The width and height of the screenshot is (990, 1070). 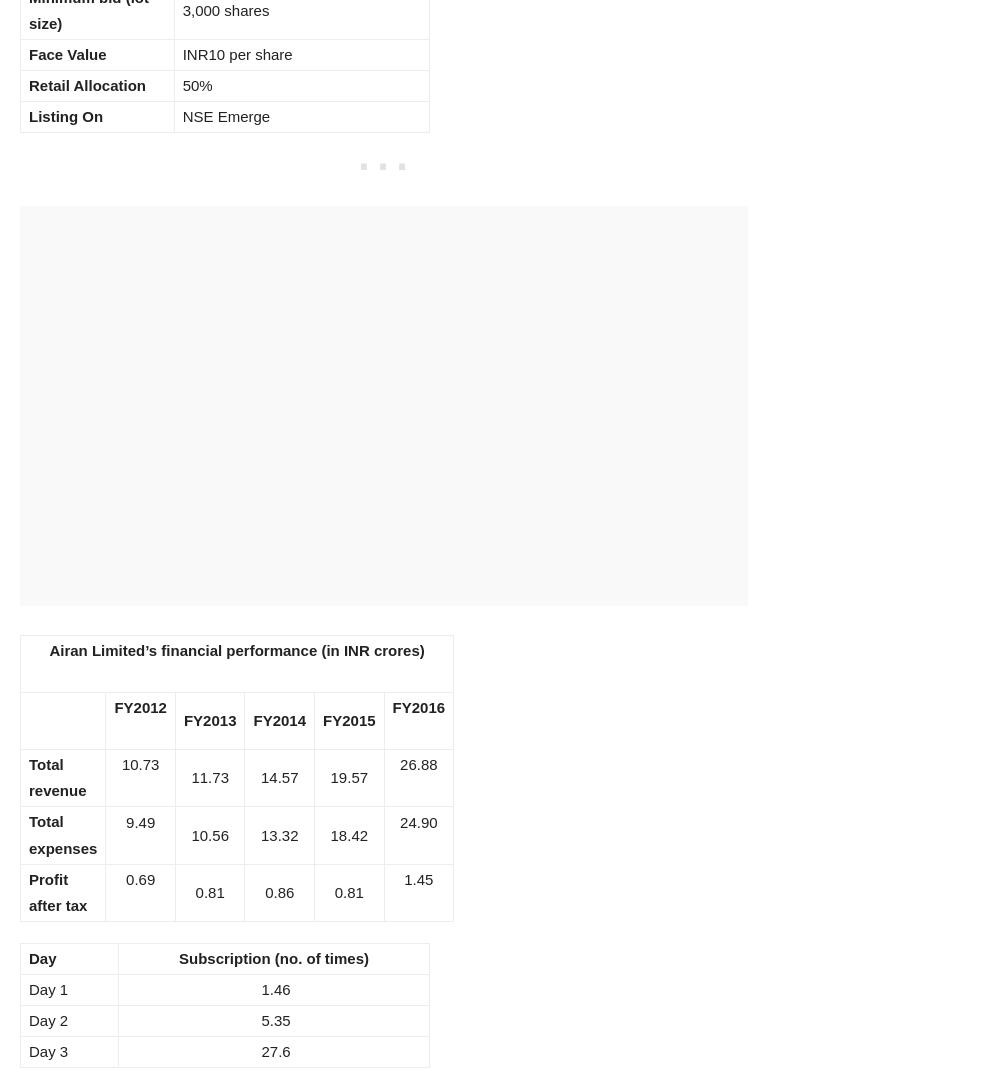 What do you see at coordinates (28, 52) in the screenshot?
I see `'Face Value'` at bounding box center [28, 52].